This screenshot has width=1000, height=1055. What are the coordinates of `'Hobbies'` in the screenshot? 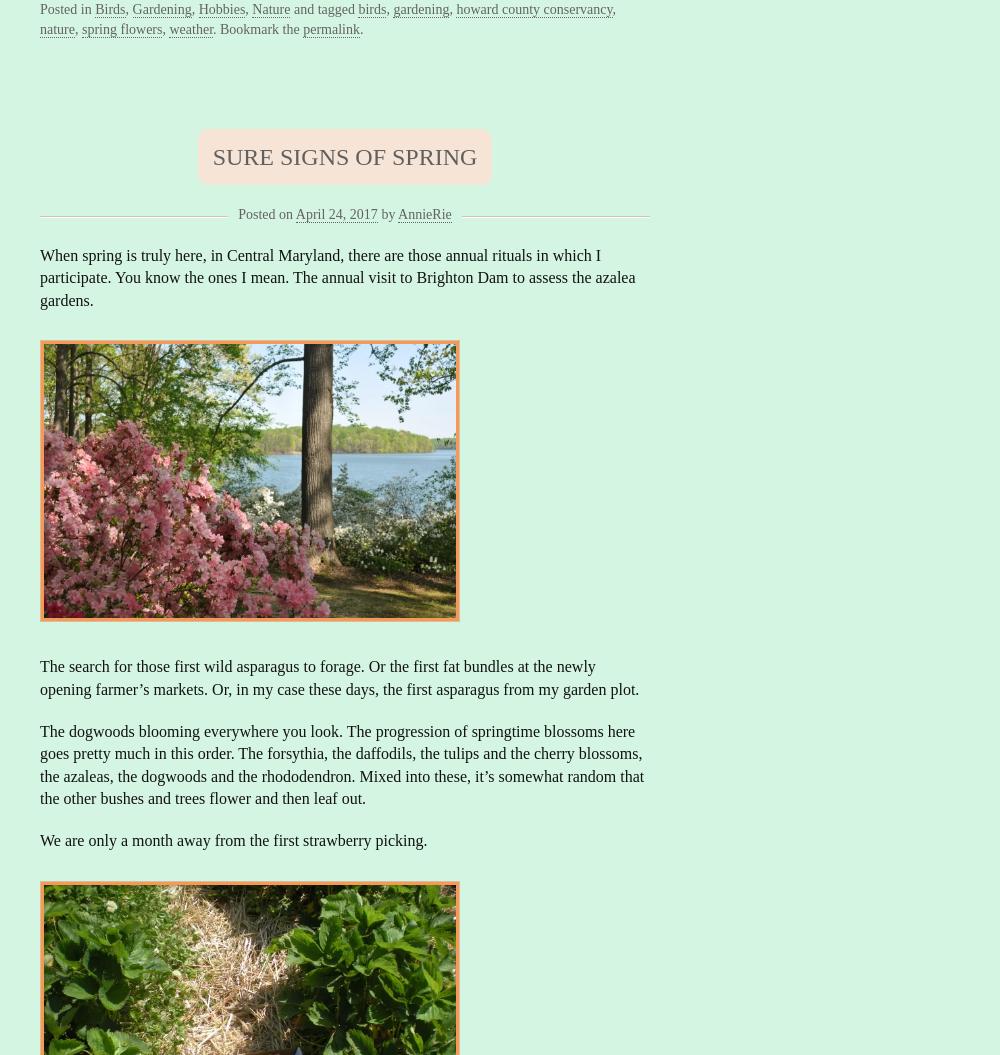 It's located at (220, 9).